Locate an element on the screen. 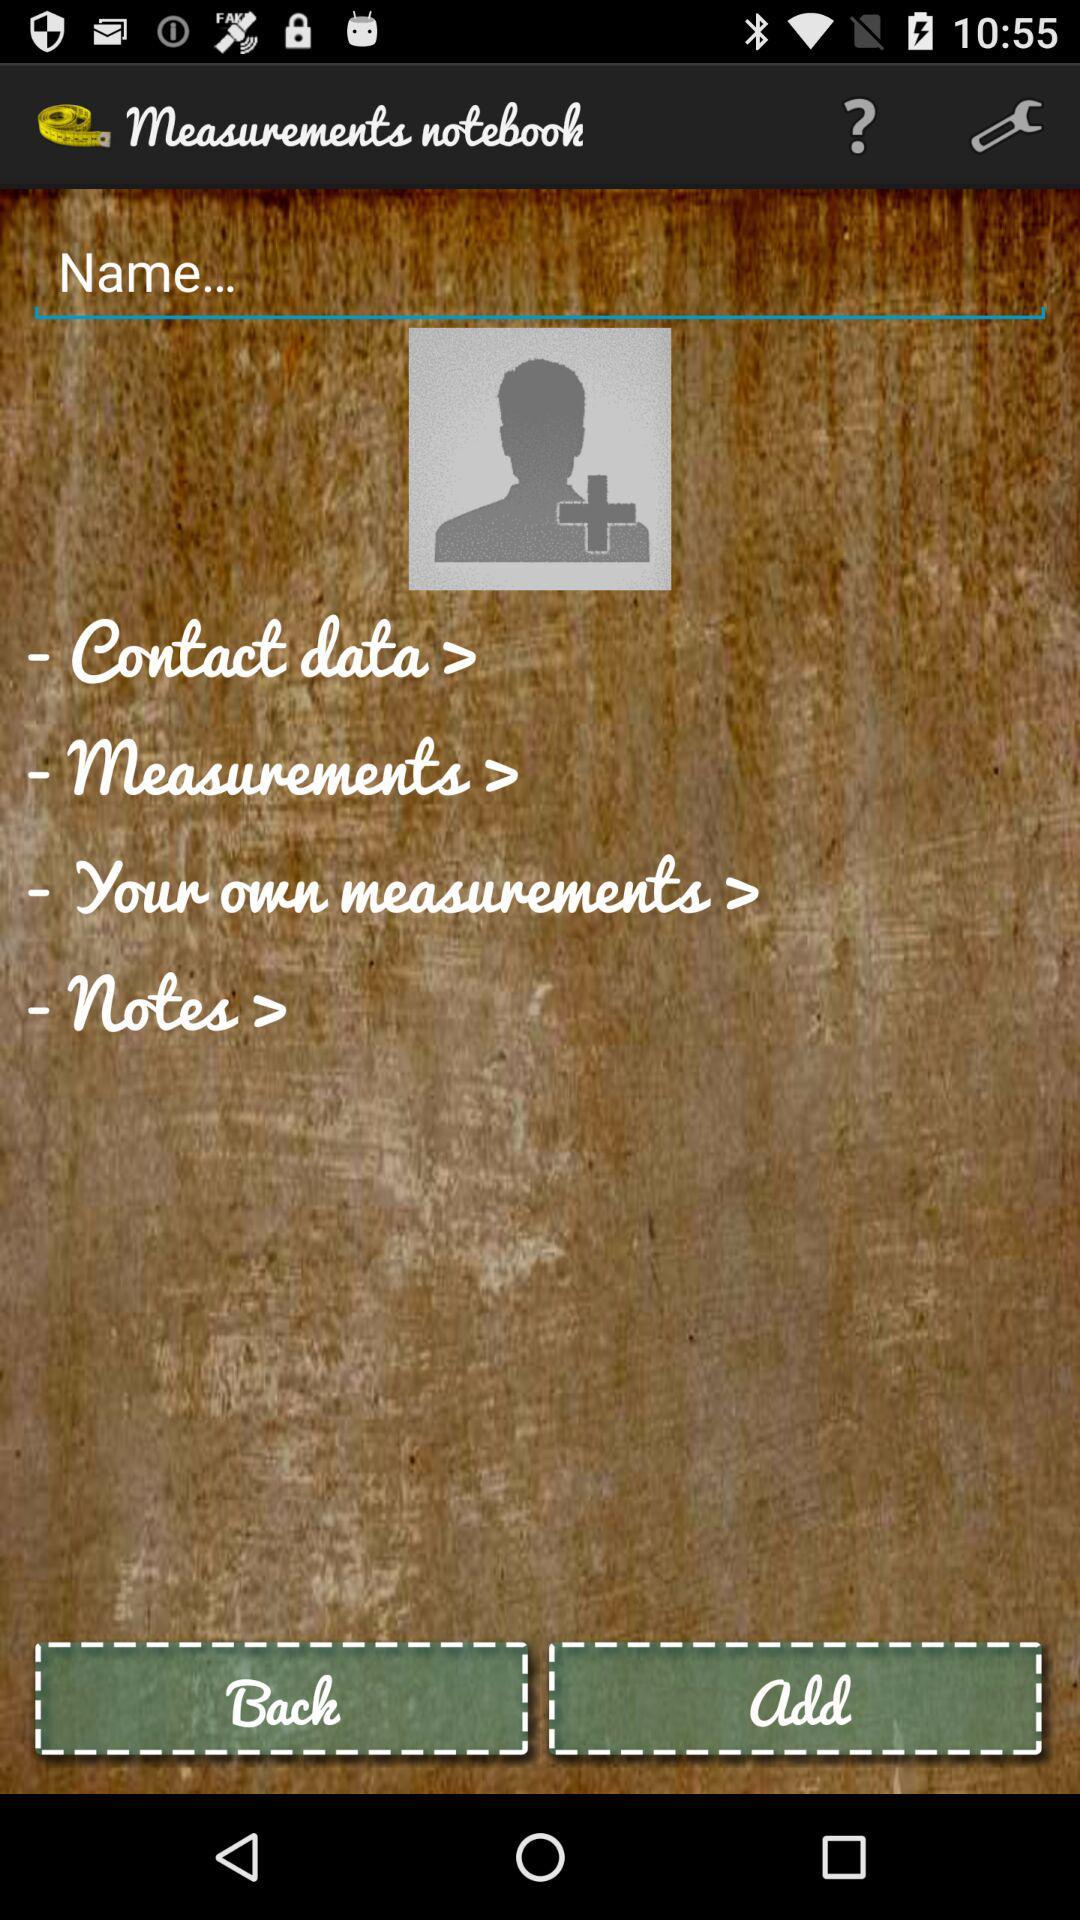  the - your own measurements > is located at coordinates (393, 883).